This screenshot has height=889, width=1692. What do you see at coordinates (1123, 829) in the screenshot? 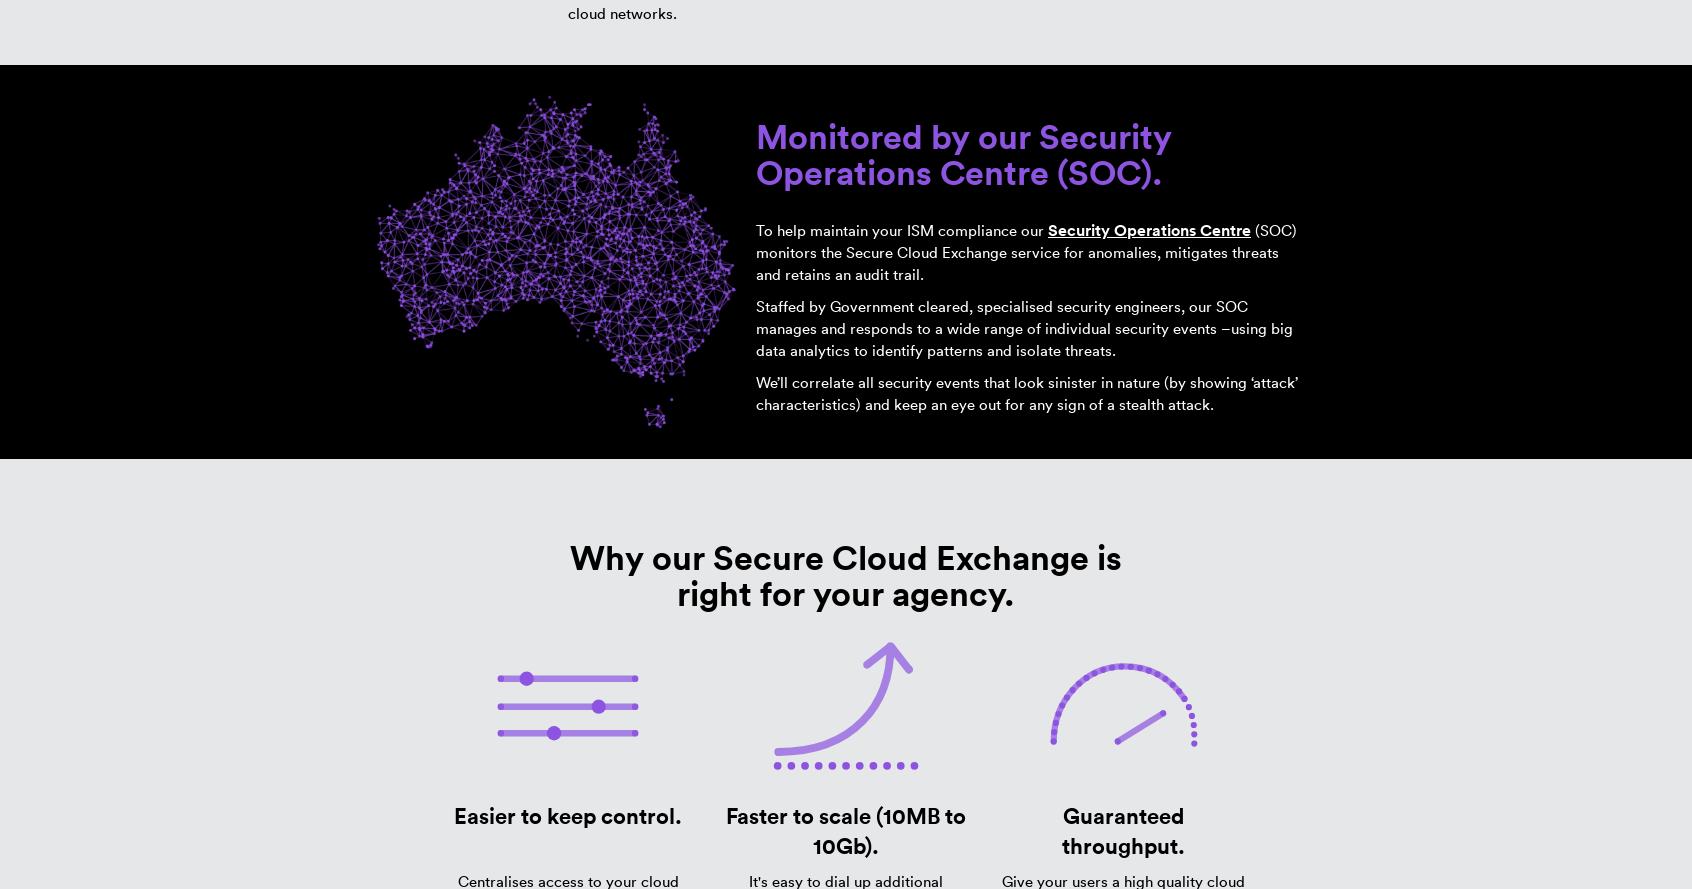
I see `'Guaranteed throughput.'` at bounding box center [1123, 829].